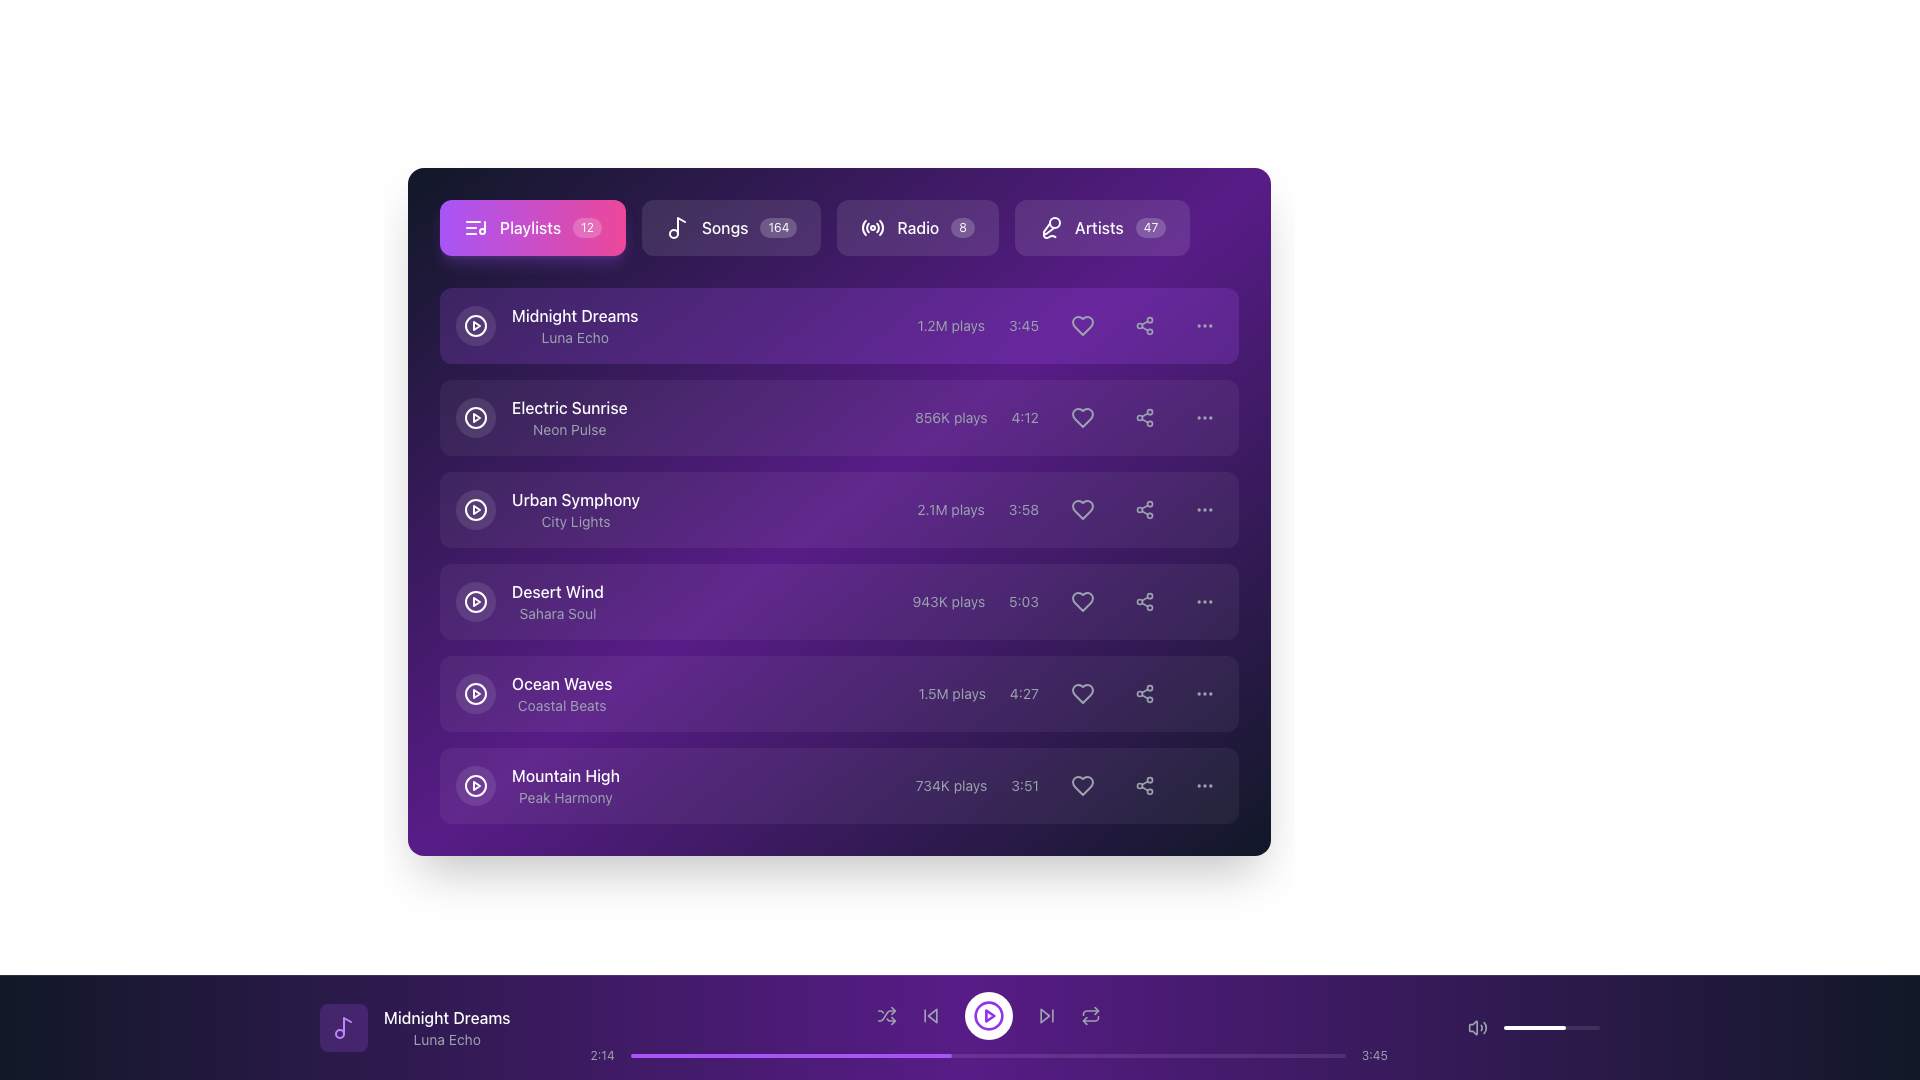  I want to click on the circular share icon located to the right of the 'Mountain High' song row in the playlist interface, so click(1145, 785).